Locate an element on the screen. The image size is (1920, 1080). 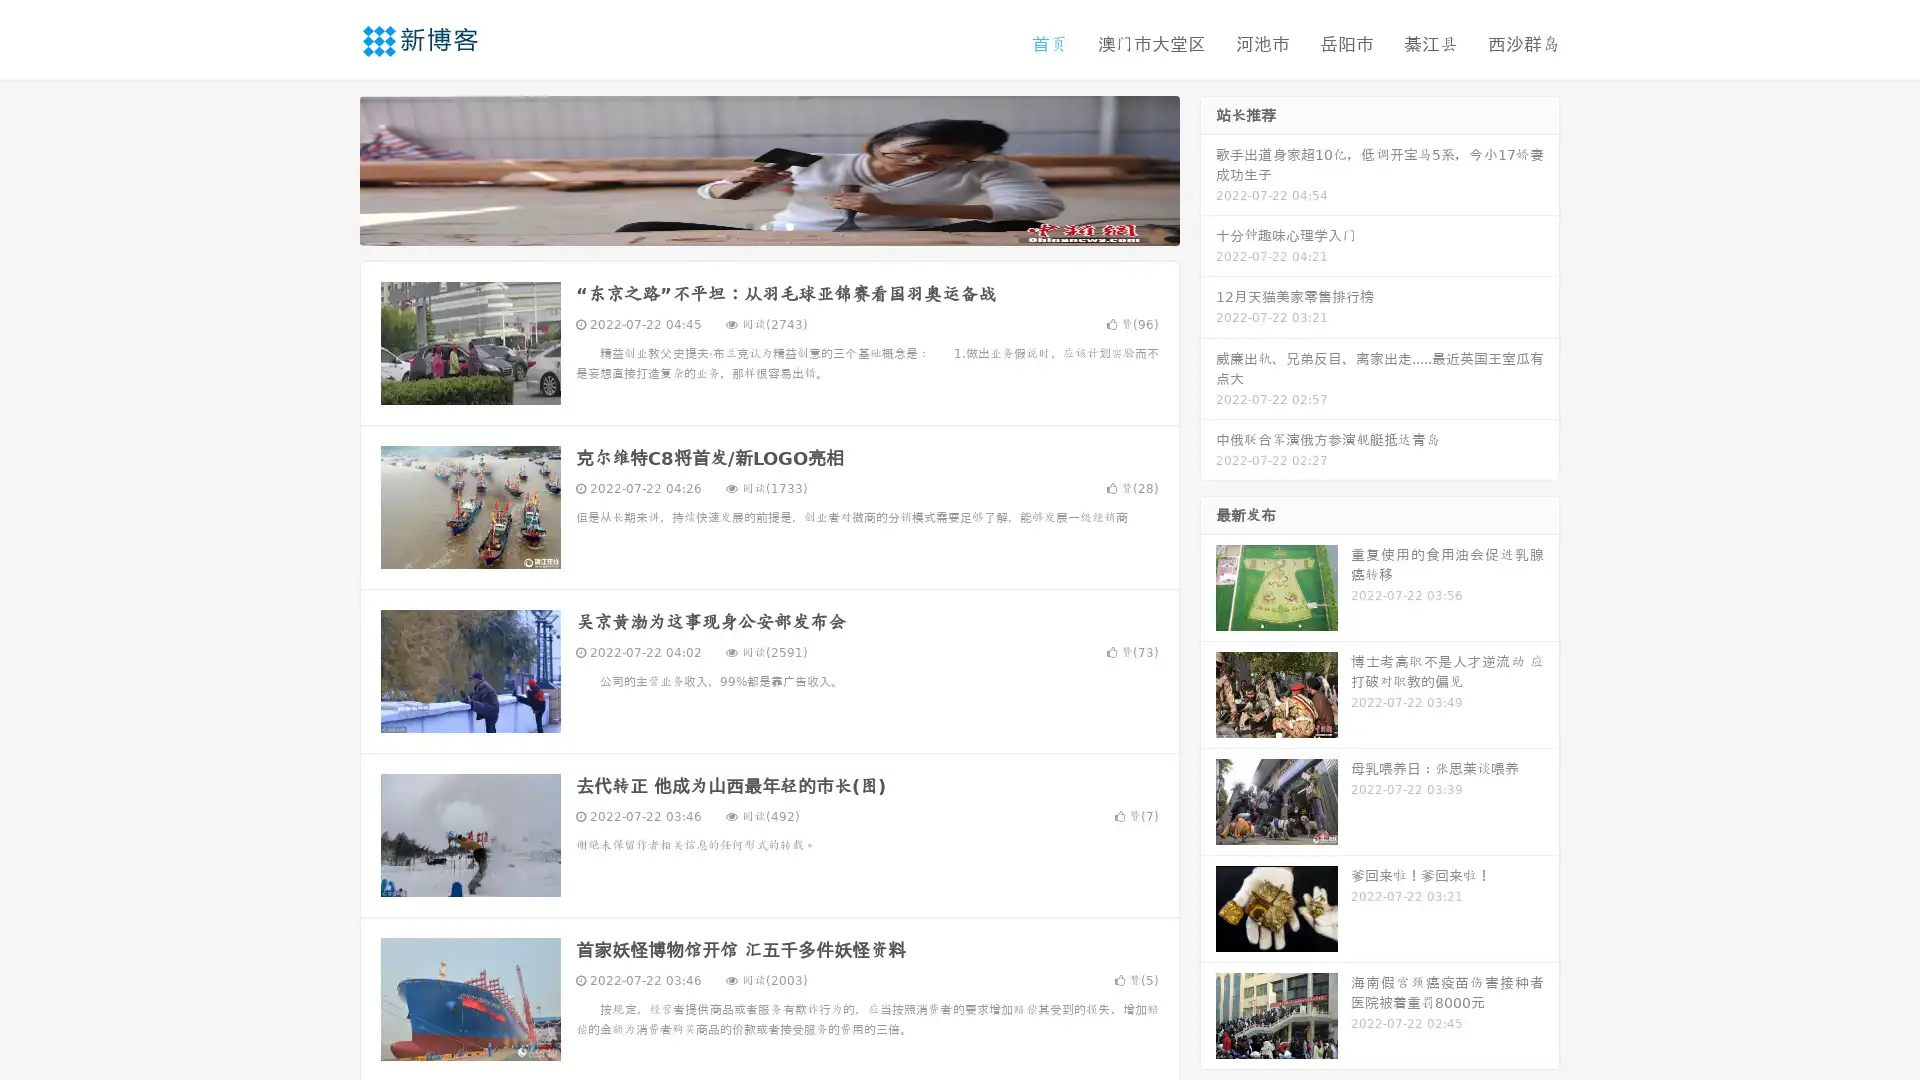
Previous slide is located at coordinates (330, 168).